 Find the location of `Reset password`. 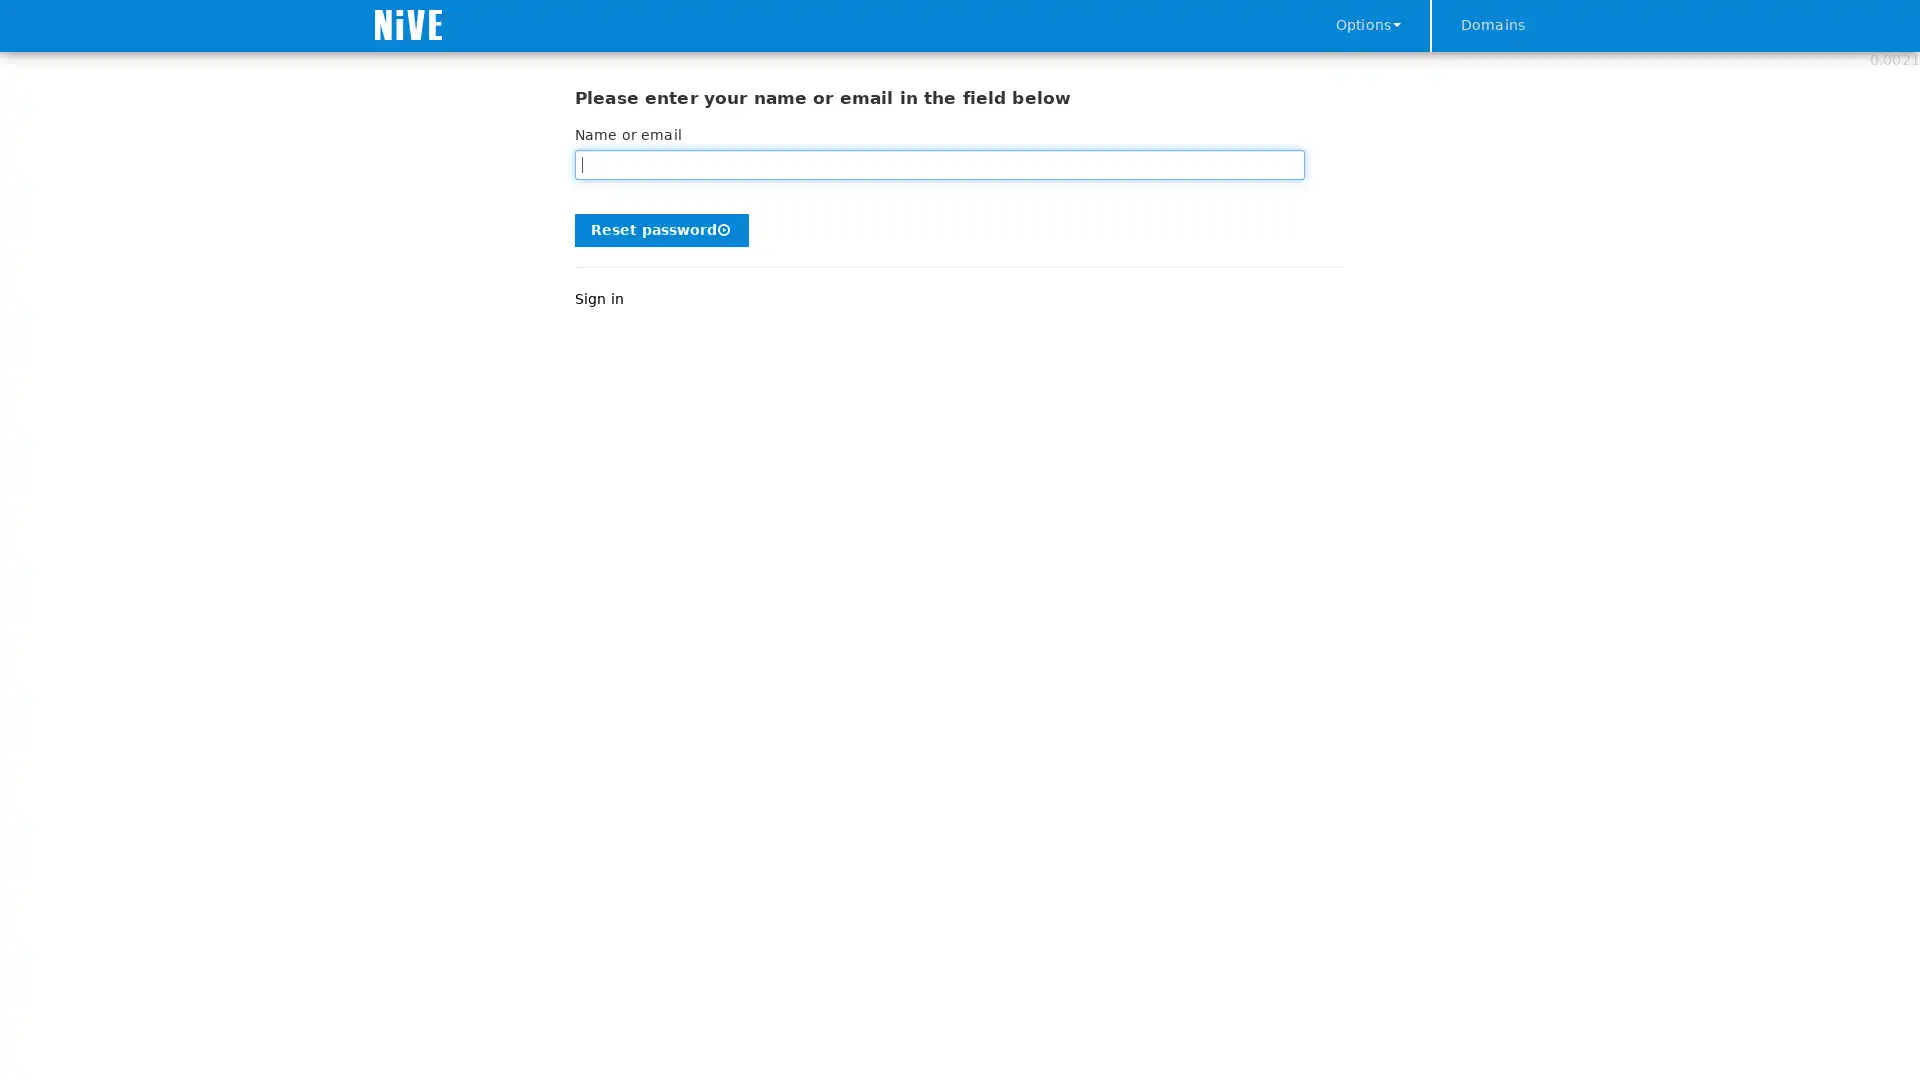

Reset password is located at coordinates (662, 228).